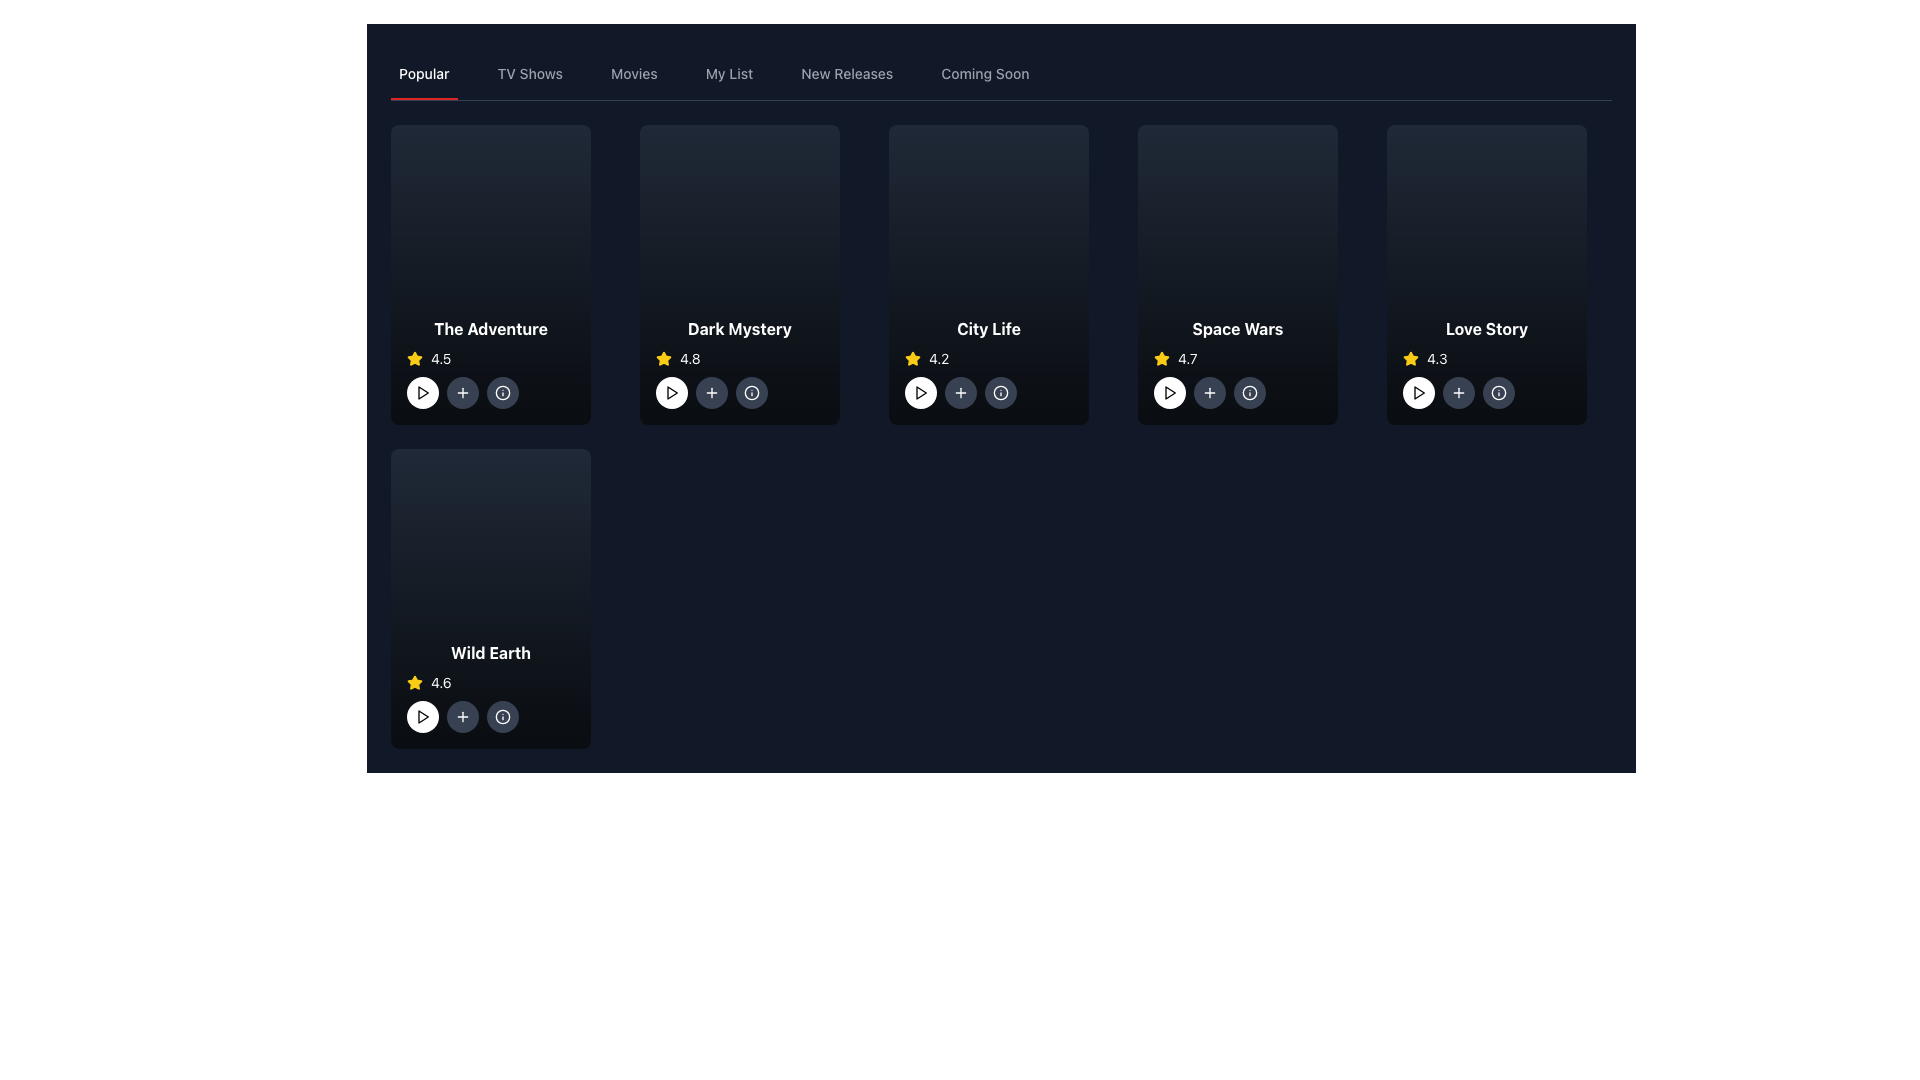  I want to click on the 'New Releases' text button in the navigation bar, so click(847, 72).